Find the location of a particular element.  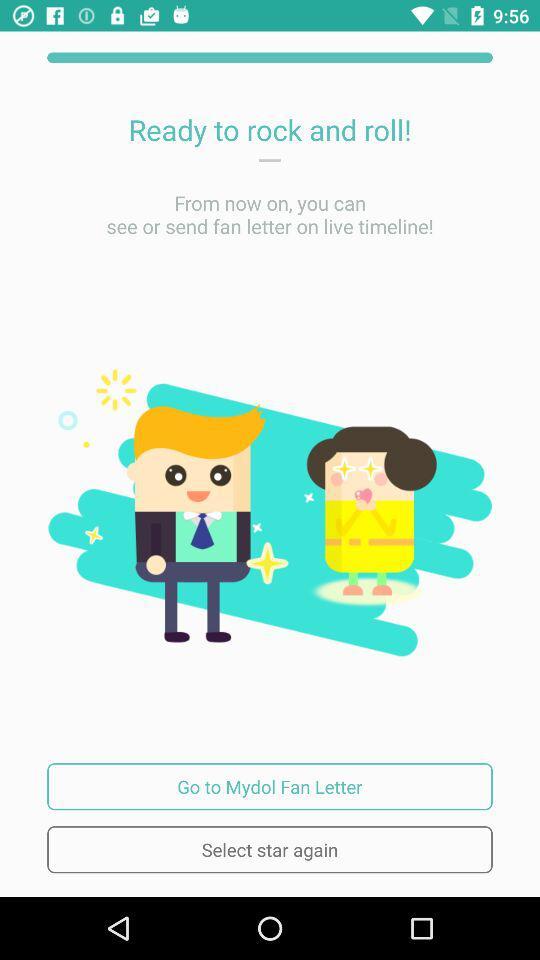

the go to mydol icon is located at coordinates (270, 786).